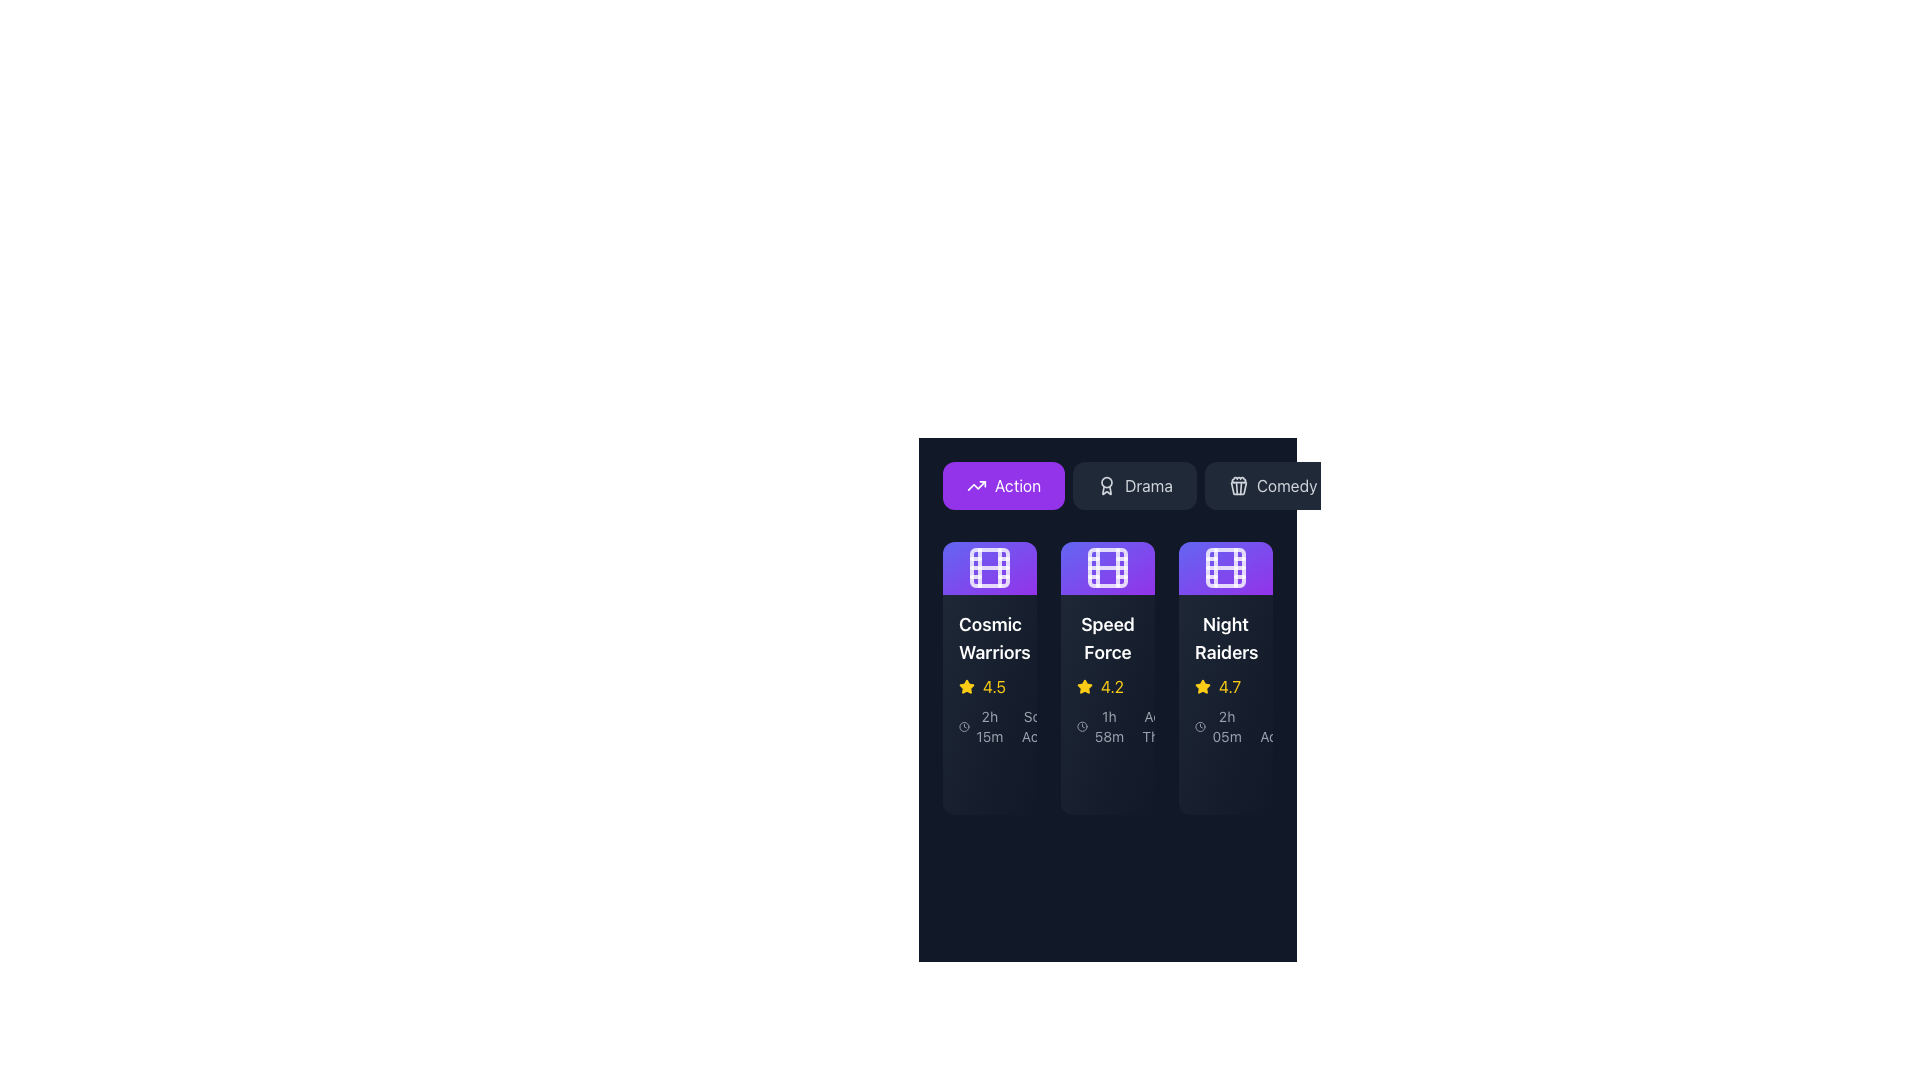 The width and height of the screenshot is (1920, 1080). Describe the element at coordinates (989, 567) in the screenshot. I see `the Icongraphic element representing the movie category for 'Cosmic Warriors' located in the top-left corner of the movie card under the 'Action' tab` at that location.